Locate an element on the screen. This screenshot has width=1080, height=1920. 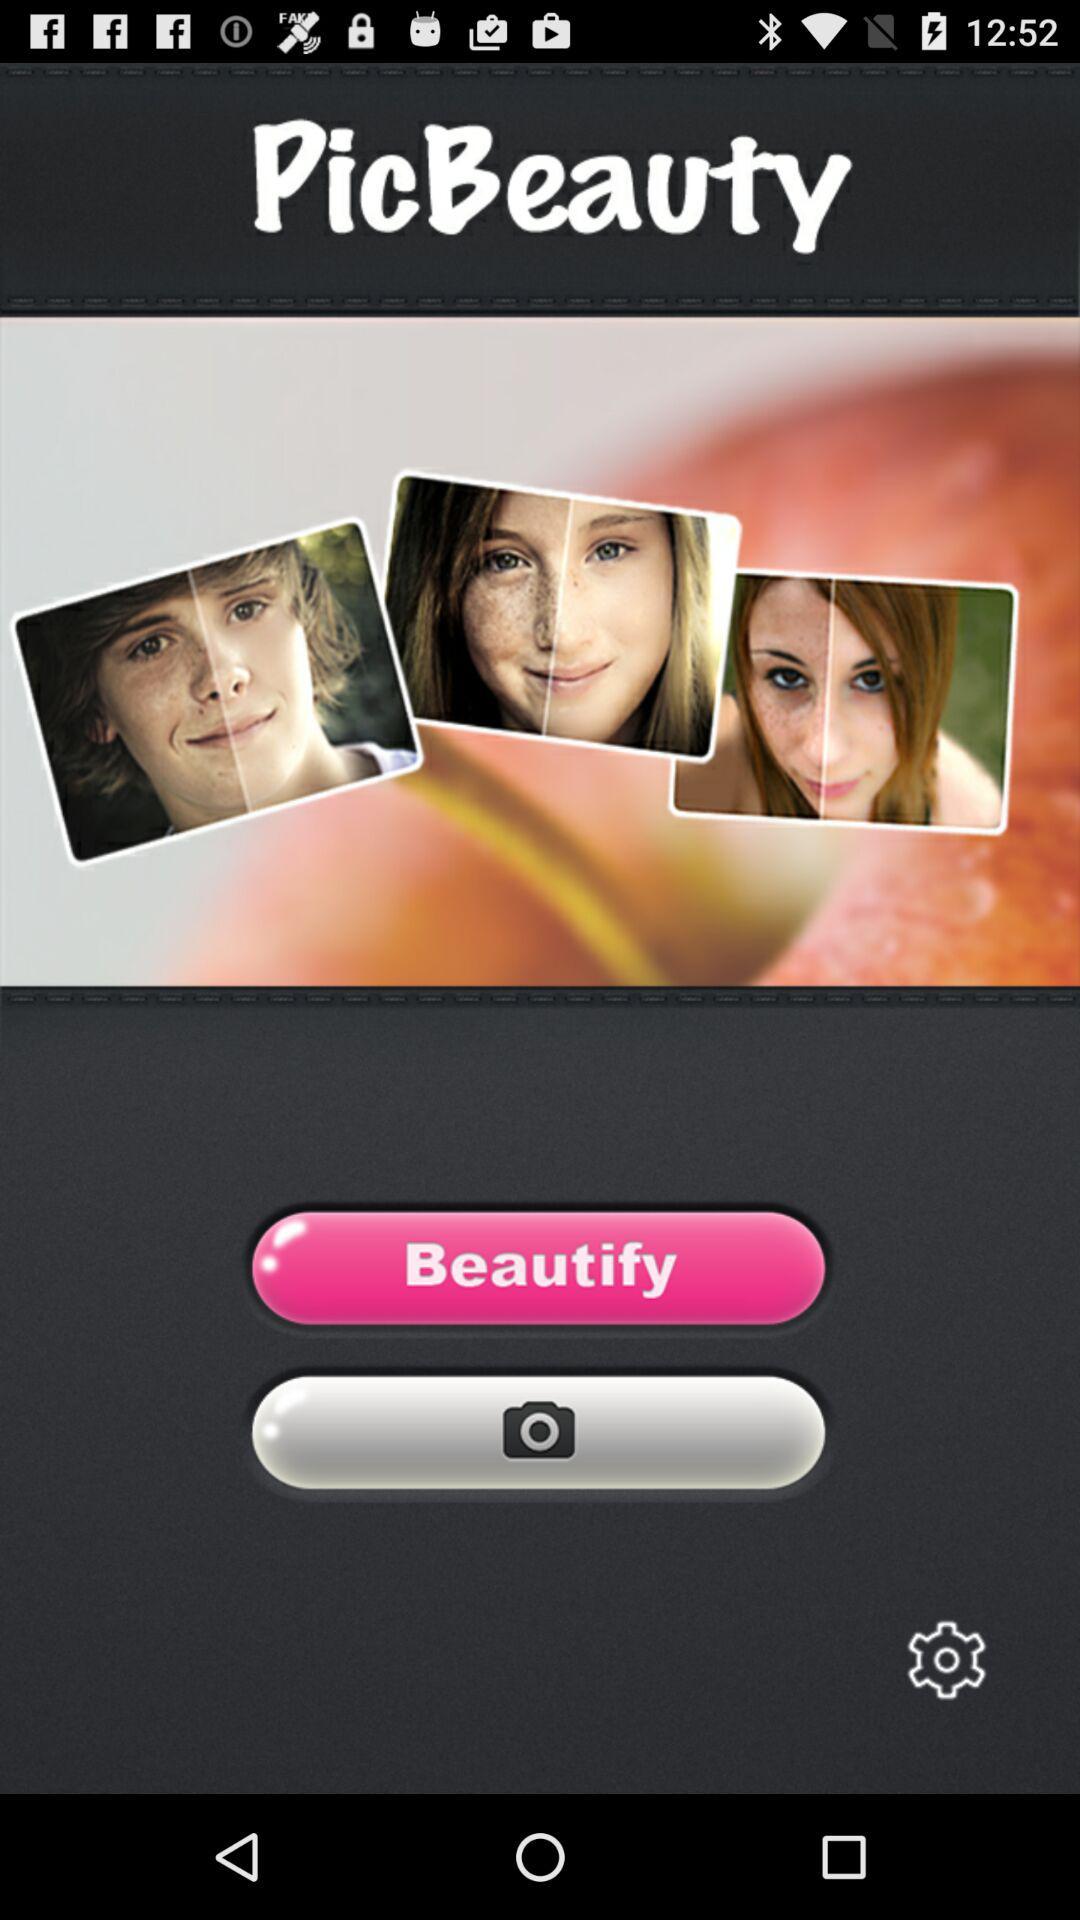
enhance the photos is located at coordinates (538, 1272).